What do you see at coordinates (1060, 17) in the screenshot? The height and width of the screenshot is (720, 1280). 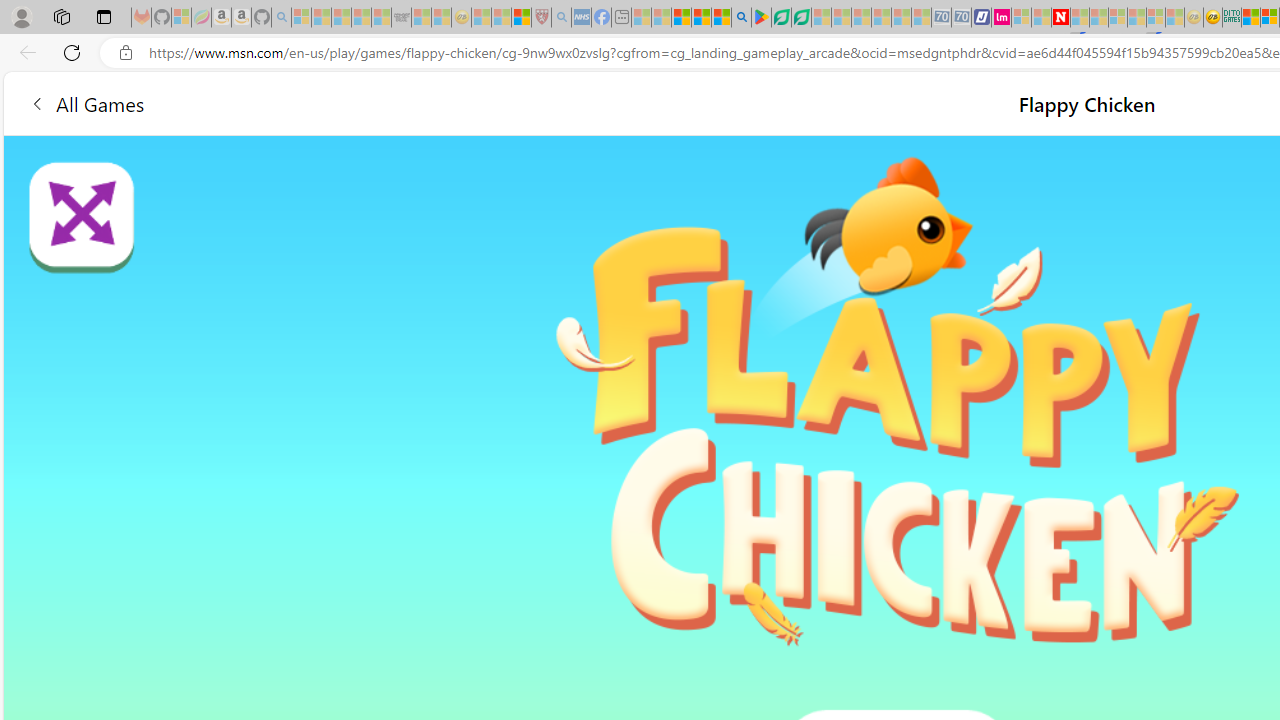 I see `'Latest Politics News & Archive | Newsweek.com'` at bounding box center [1060, 17].